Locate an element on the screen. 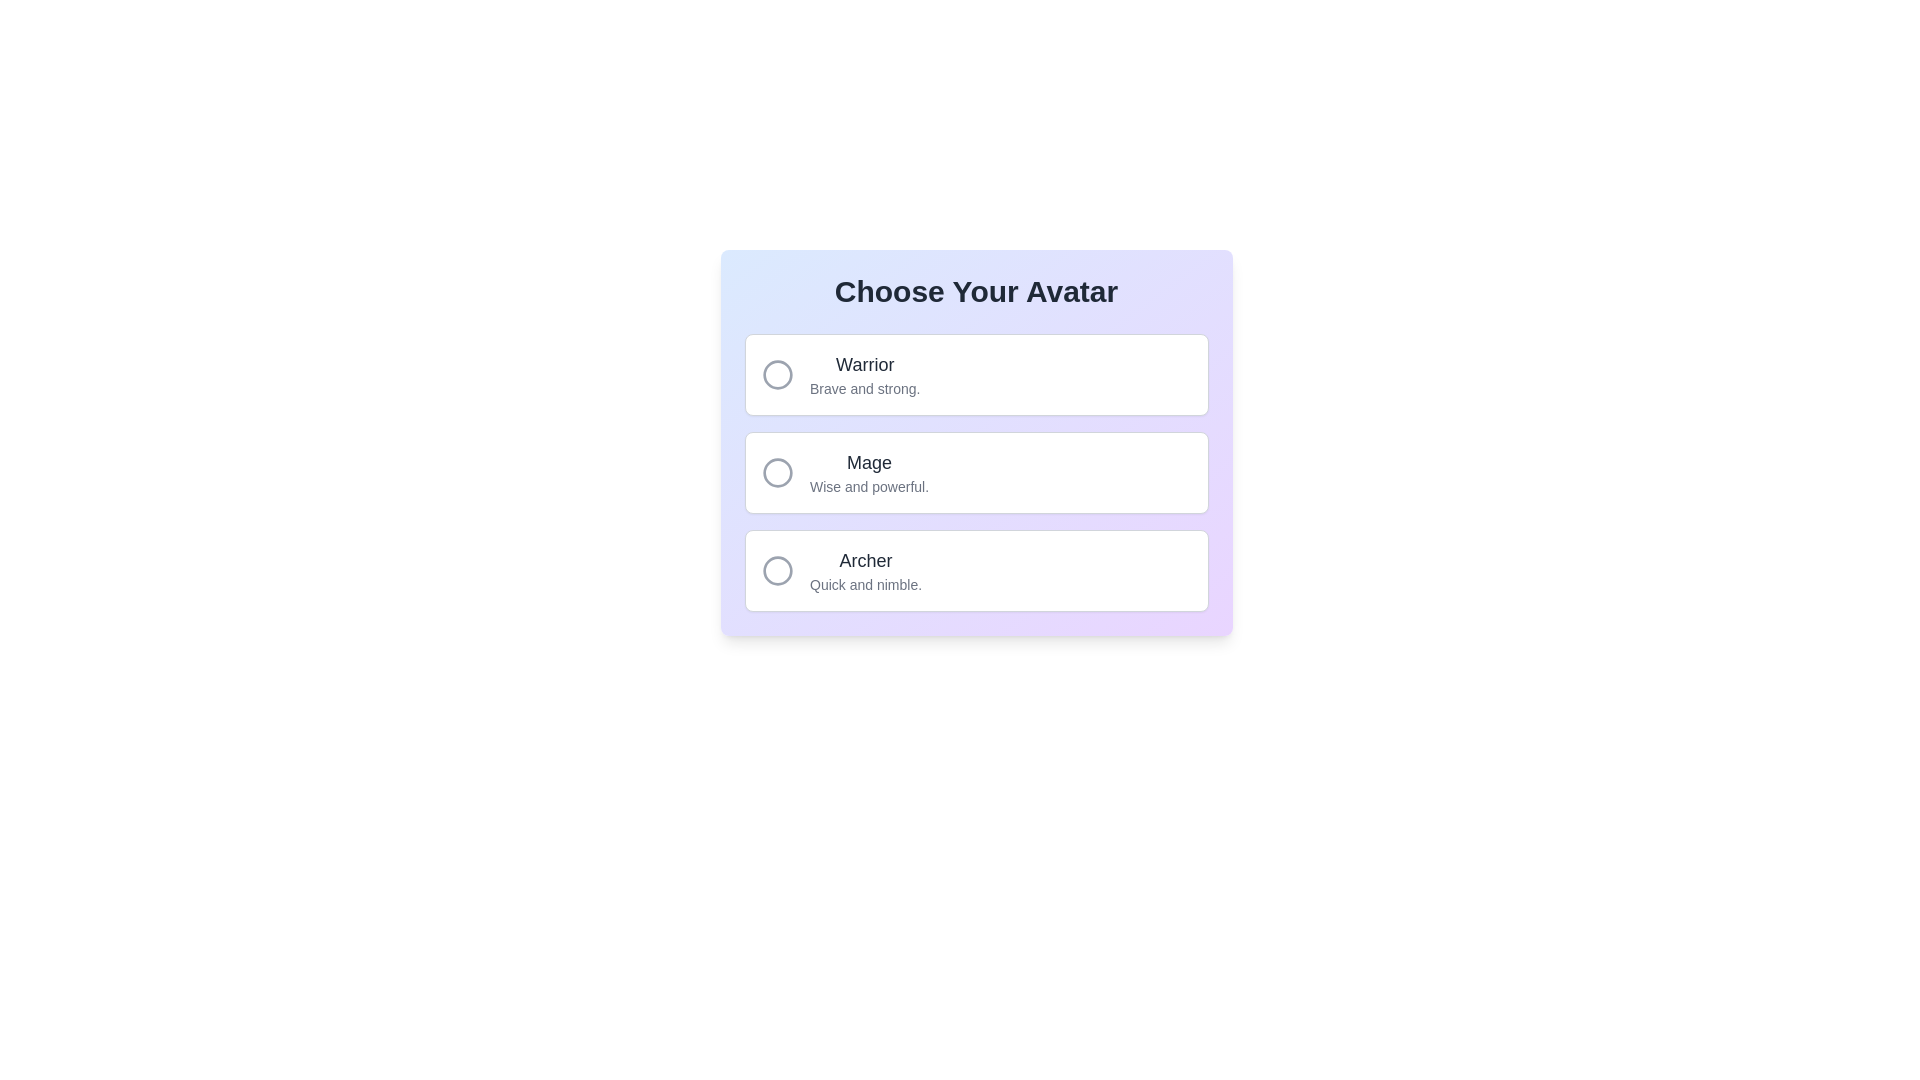  the 'Warrior' text label in the avatar selection list, which identifies the choice for the Warrior option is located at coordinates (864, 365).